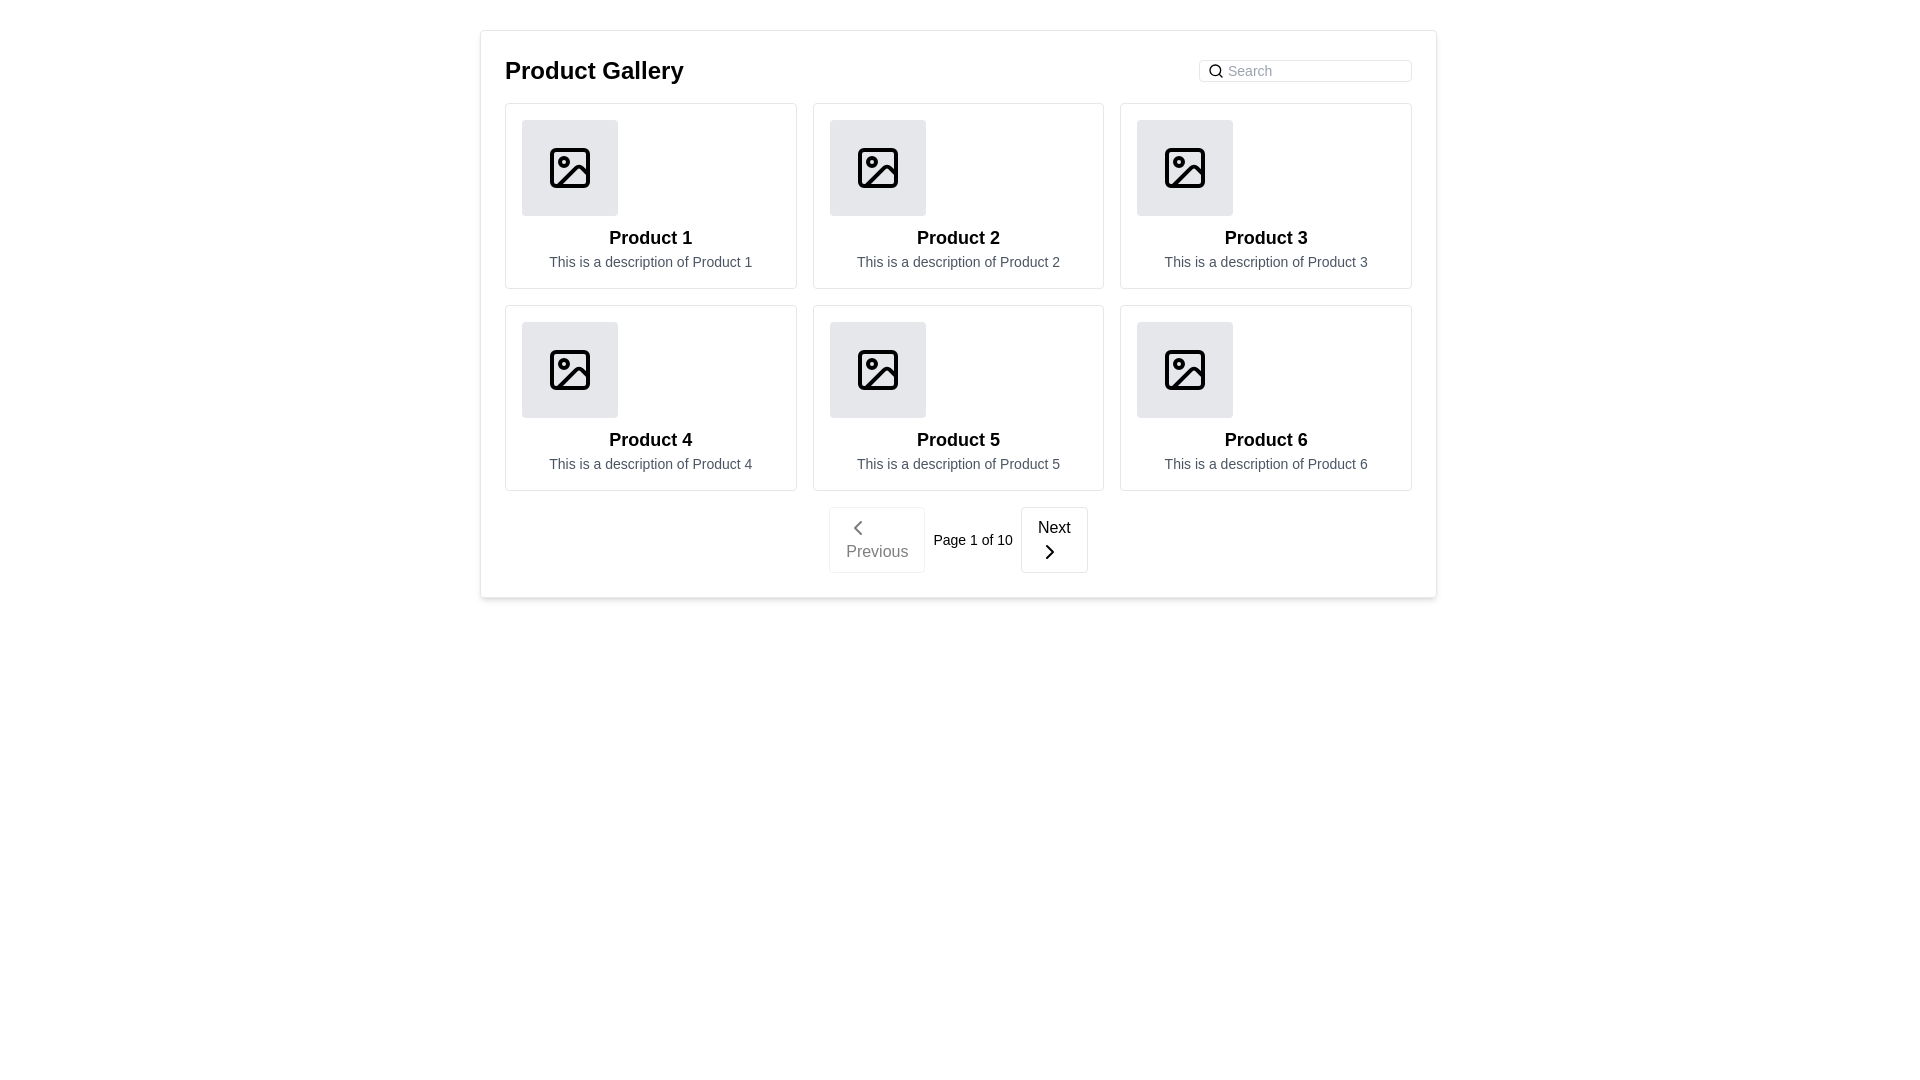 Image resolution: width=1920 pixels, height=1080 pixels. Describe the element at coordinates (858, 527) in the screenshot. I see `the backward navigation icon located inside the 'Previous' button at the bottom-left side of the page` at that location.